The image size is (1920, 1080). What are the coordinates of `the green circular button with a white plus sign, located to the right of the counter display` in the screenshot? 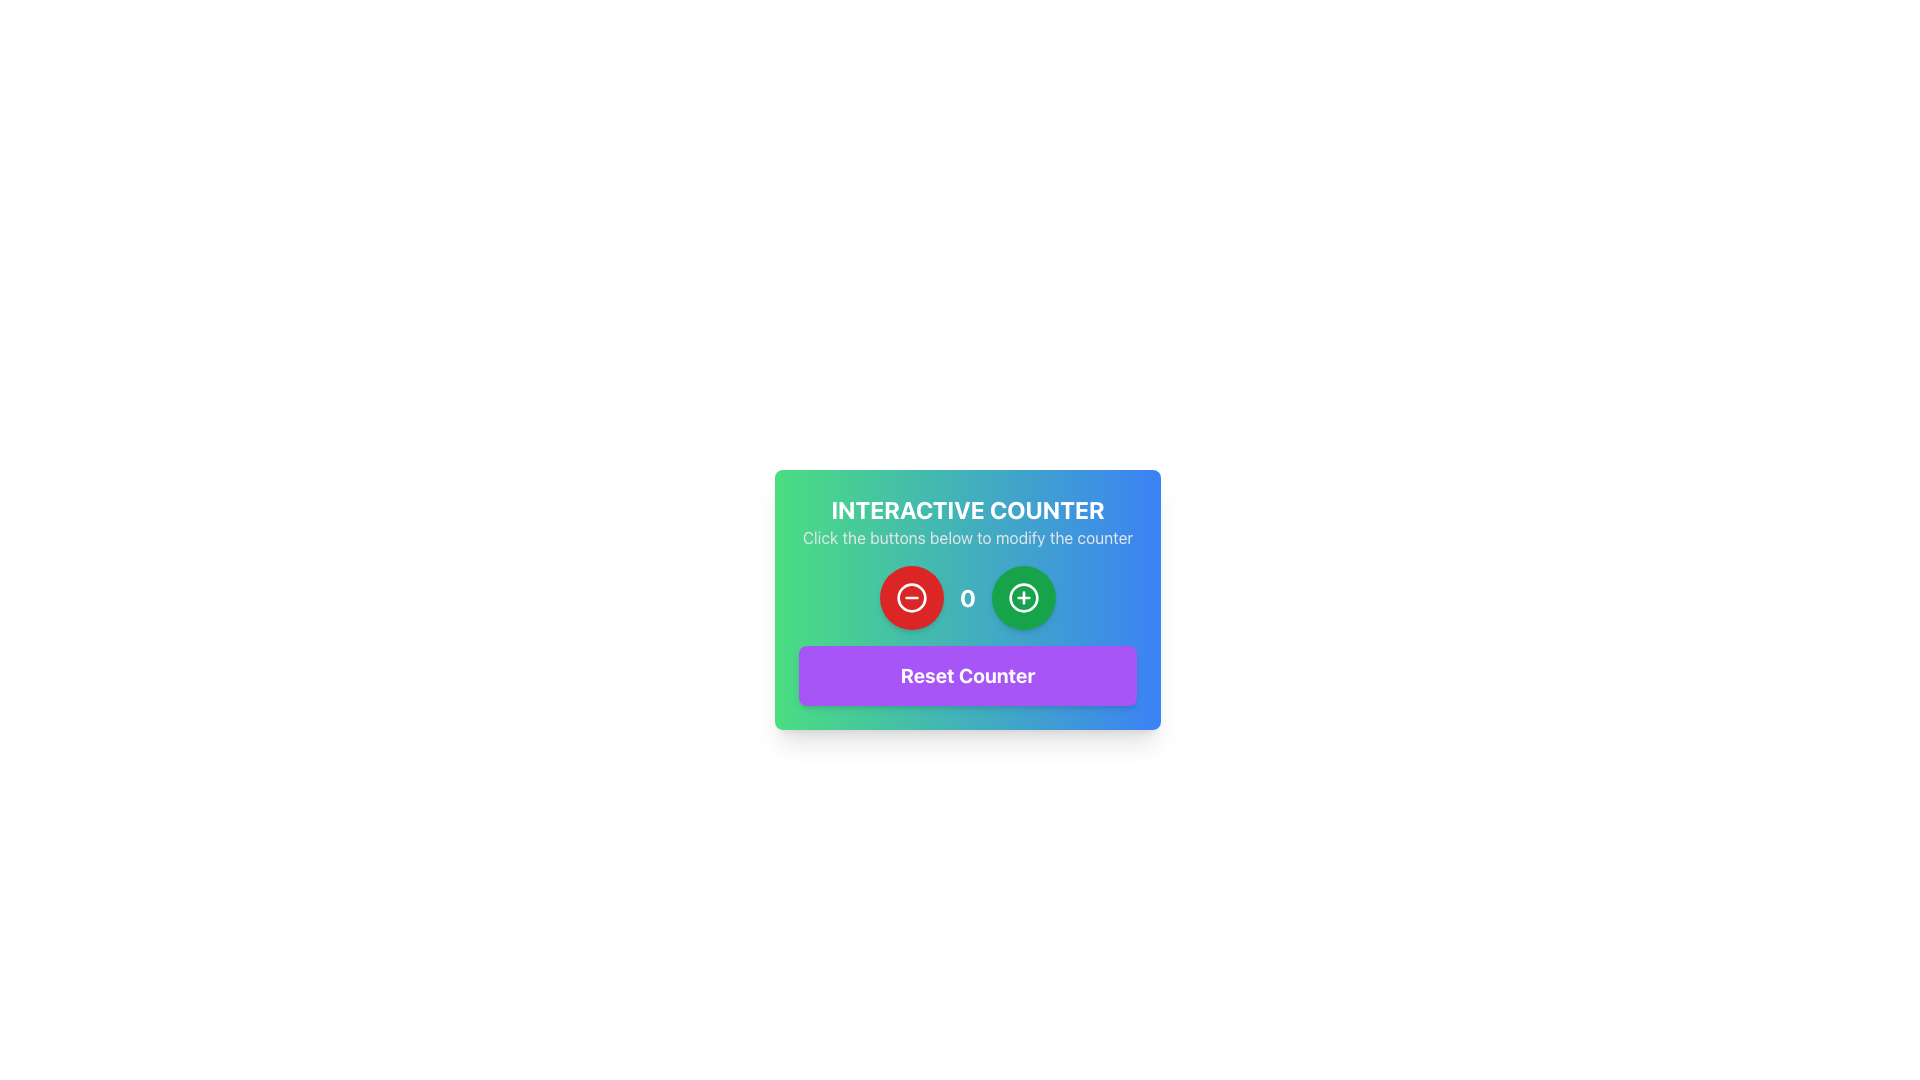 It's located at (1023, 596).